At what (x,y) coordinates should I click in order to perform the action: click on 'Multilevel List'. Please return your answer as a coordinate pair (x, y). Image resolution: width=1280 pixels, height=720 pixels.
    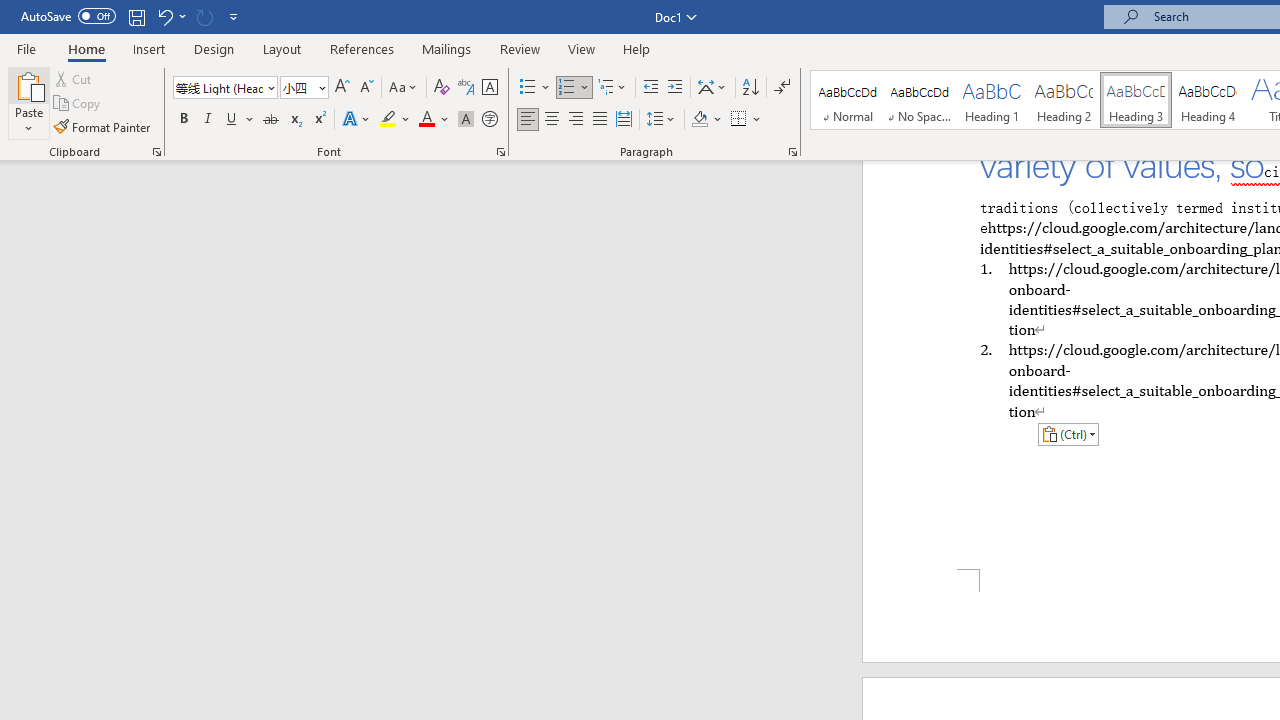
    Looking at the image, I should click on (612, 86).